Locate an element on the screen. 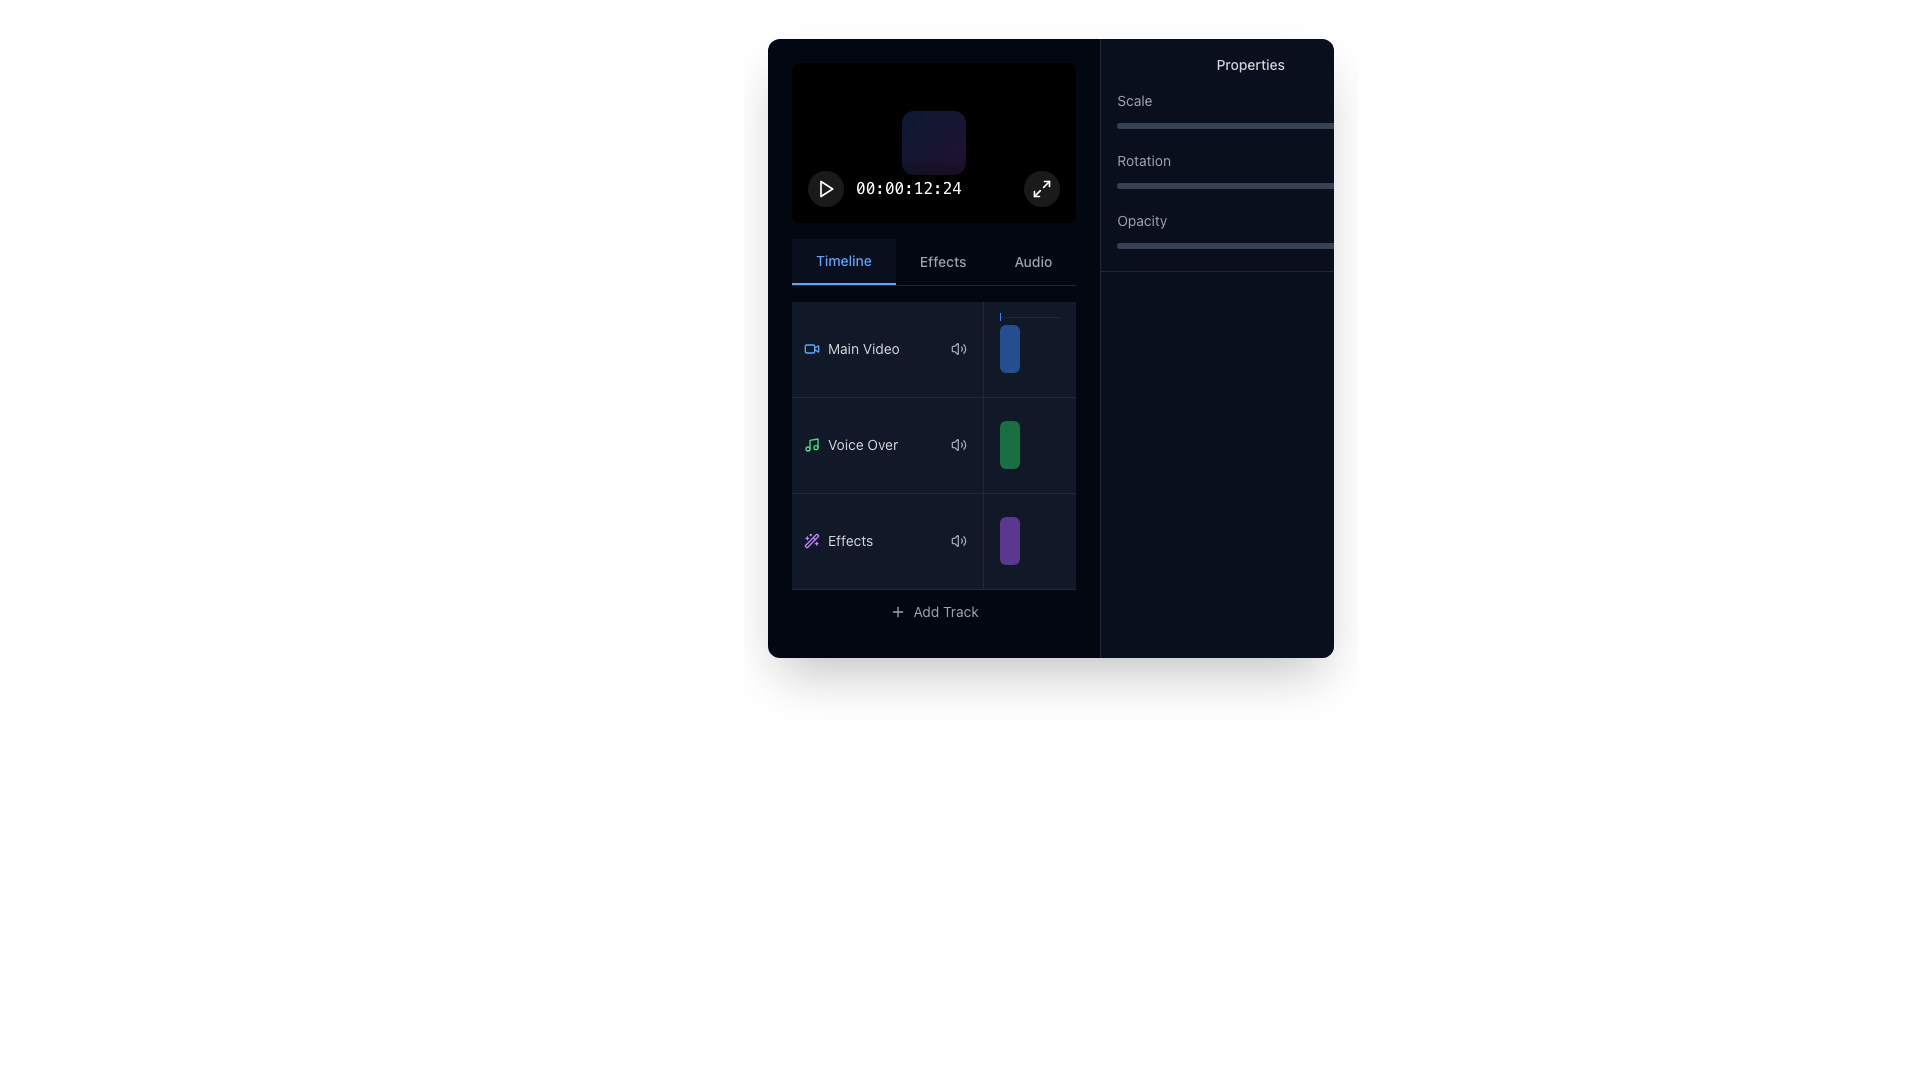 The height and width of the screenshot is (1080, 1920). the 'Effects' label, which features a dark background, a purple wand icon with sparkles, and gray text, located in the left panel of the application interface below 'Main Video' and 'Voice Over' is located at coordinates (838, 541).